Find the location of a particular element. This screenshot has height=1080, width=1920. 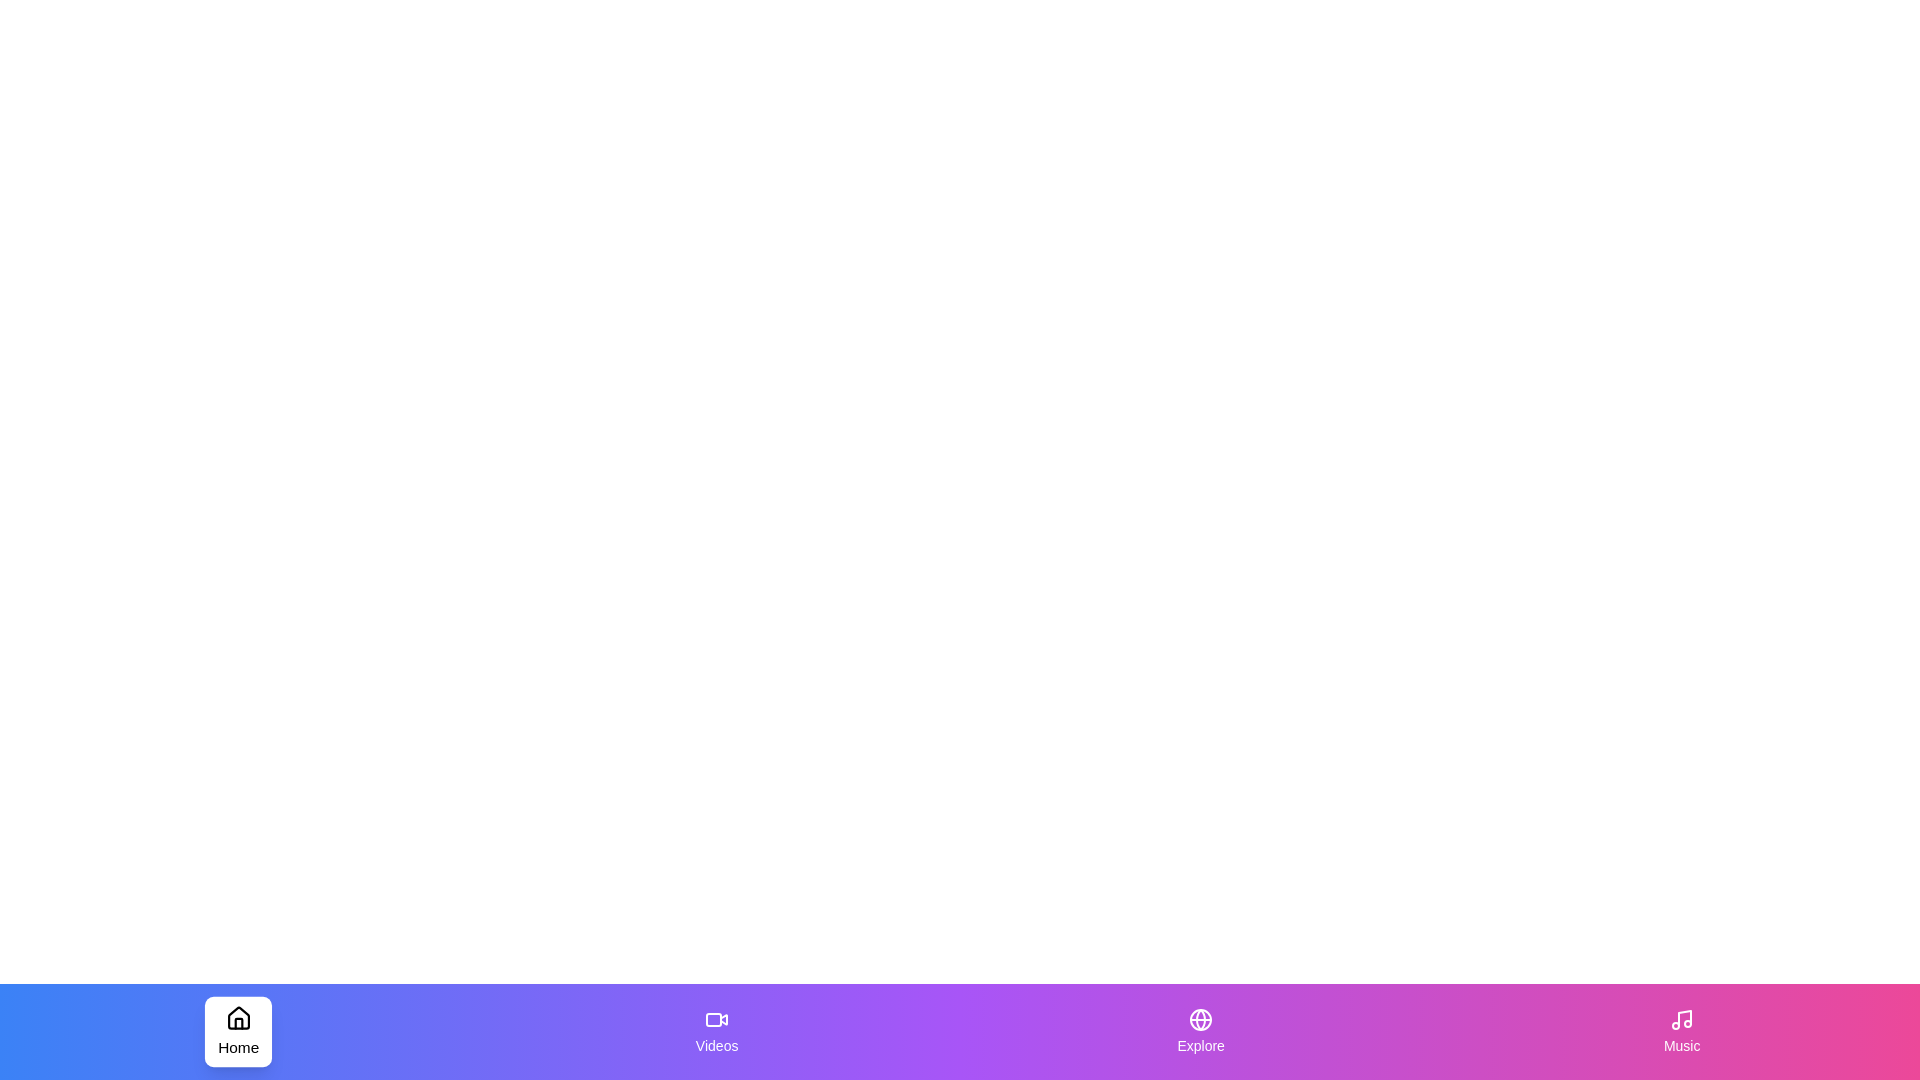

the Explore tab by clicking on its icon or label is located at coordinates (1200, 1032).